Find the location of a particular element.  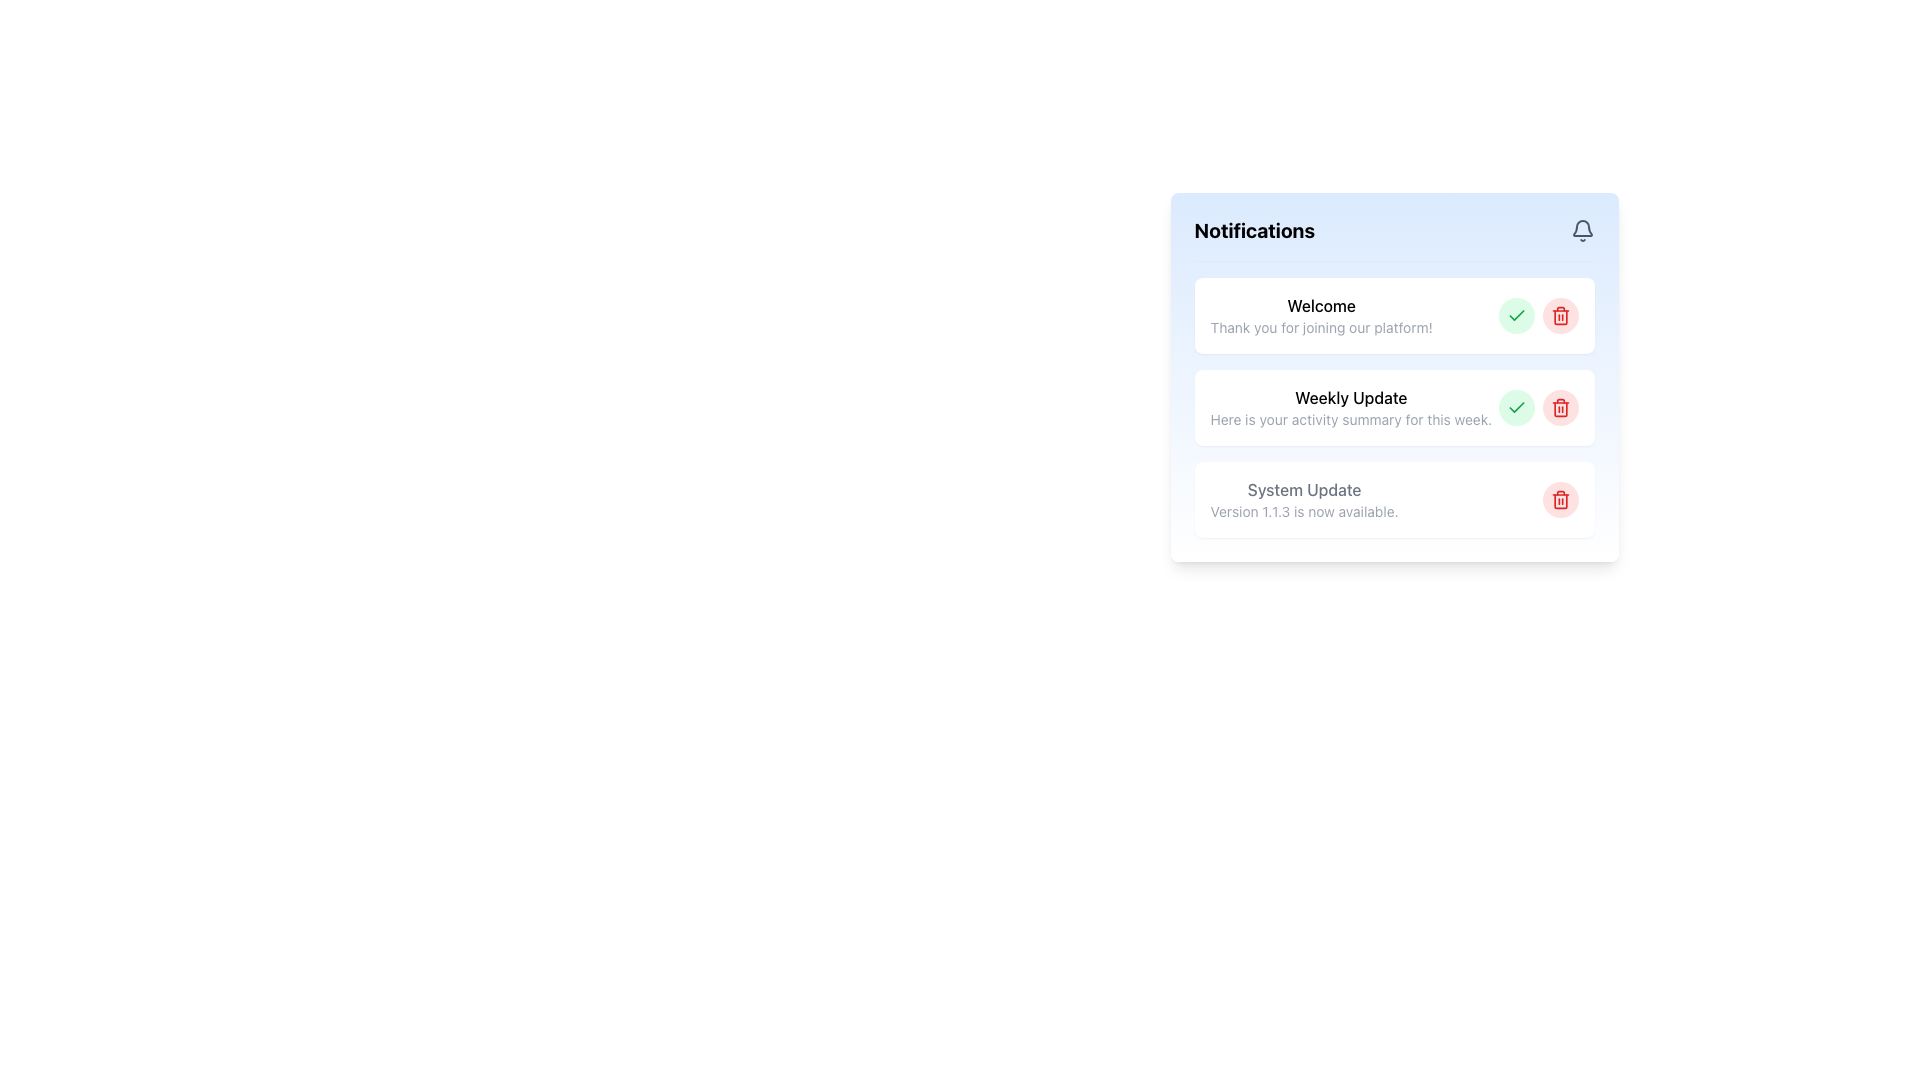

the content of the second notification card titled 'Weekly Update' in the Notifications component is located at coordinates (1393, 407).